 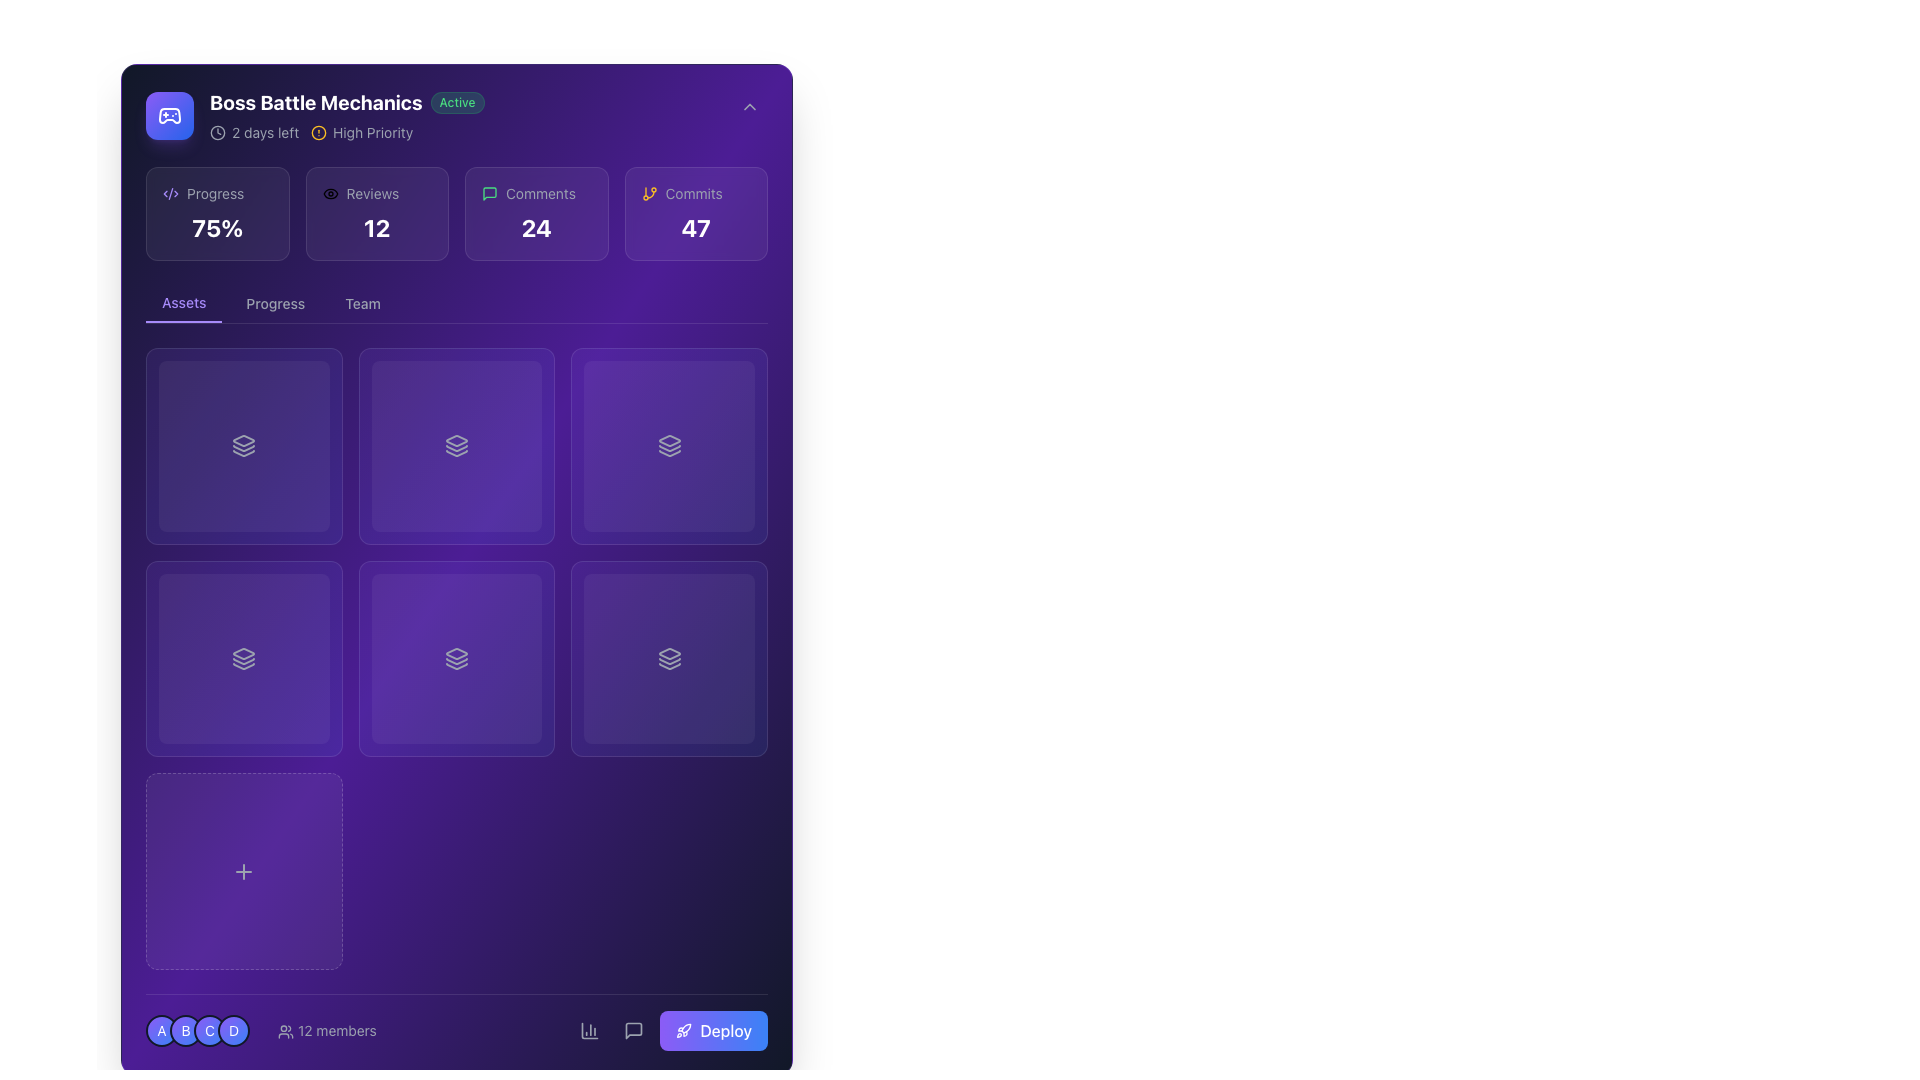 What do you see at coordinates (347, 132) in the screenshot?
I see `the informational display showing '2 days left' and 'High Priority' which includes a clock icon and a circular alert icon, located under the main project title 'Boss Battle Mechanics'` at bounding box center [347, 132].